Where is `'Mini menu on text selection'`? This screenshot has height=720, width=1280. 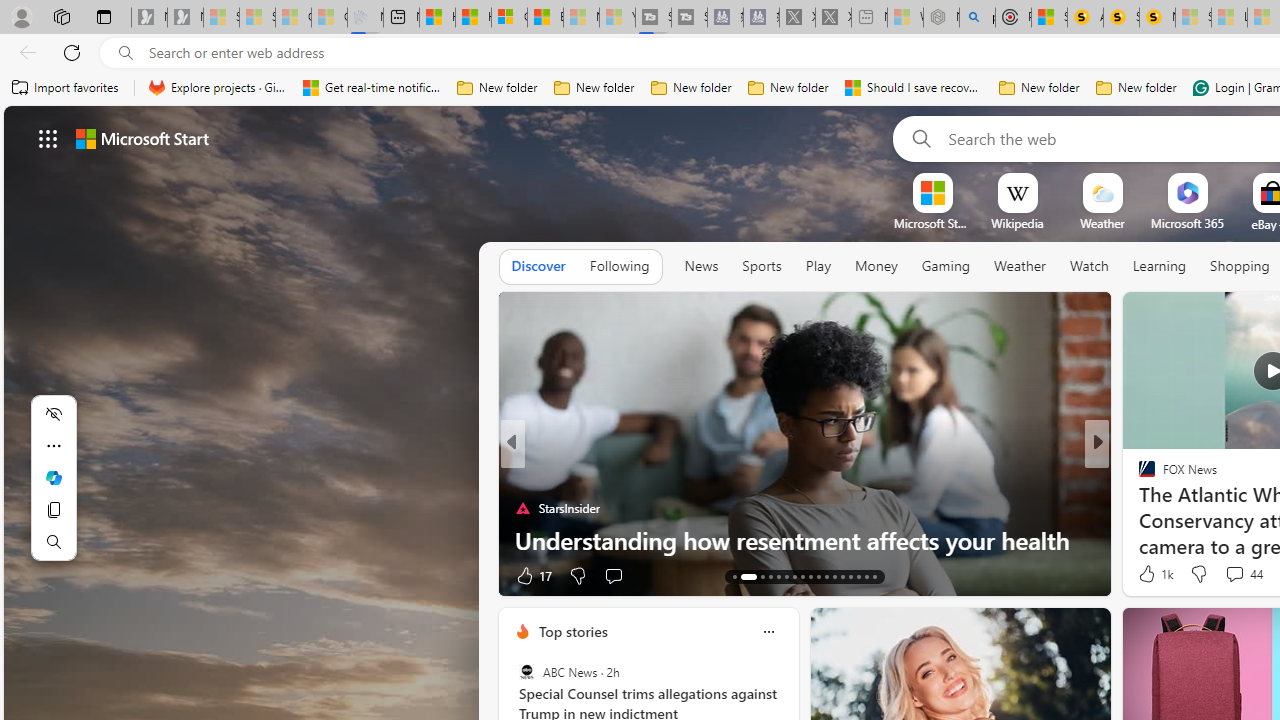 'Mini menu on text selection' is located at coordinates (53, 489).